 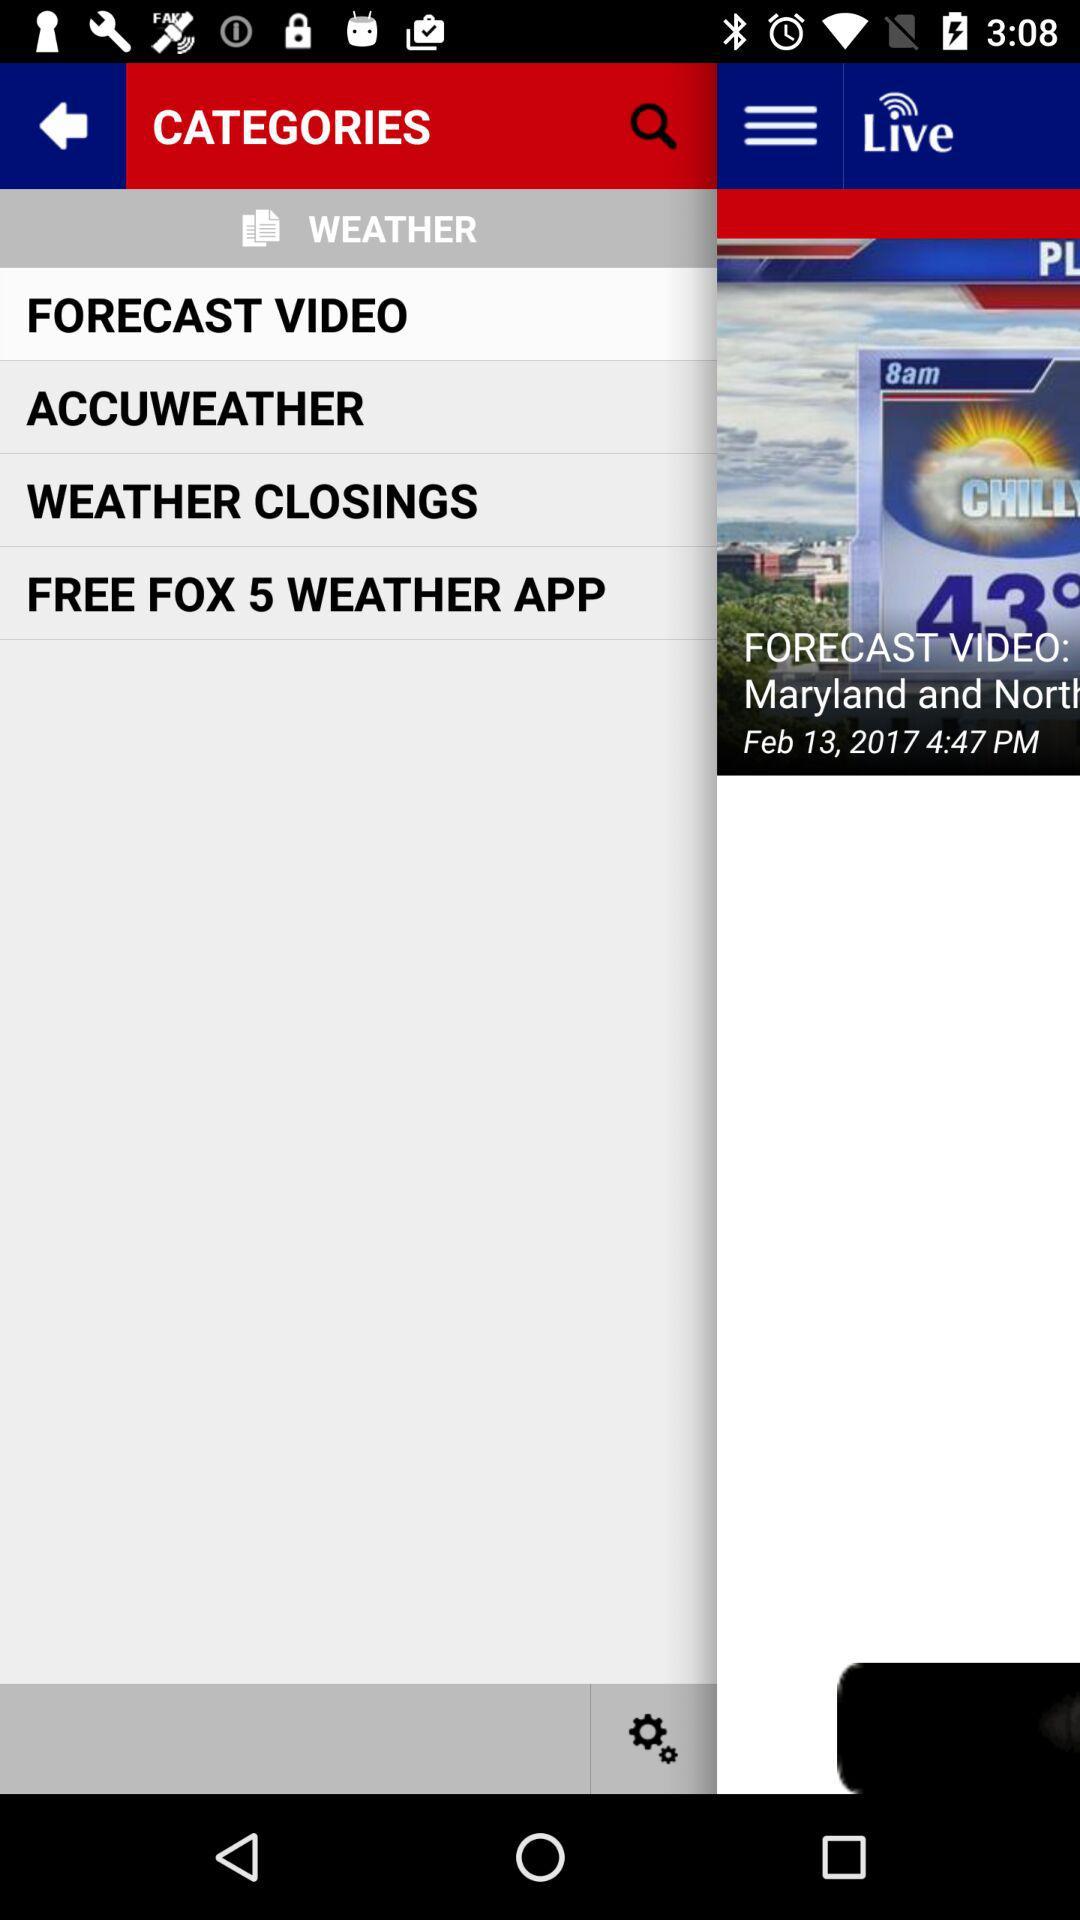 I want to click on back button, so click(x=61, y=124).